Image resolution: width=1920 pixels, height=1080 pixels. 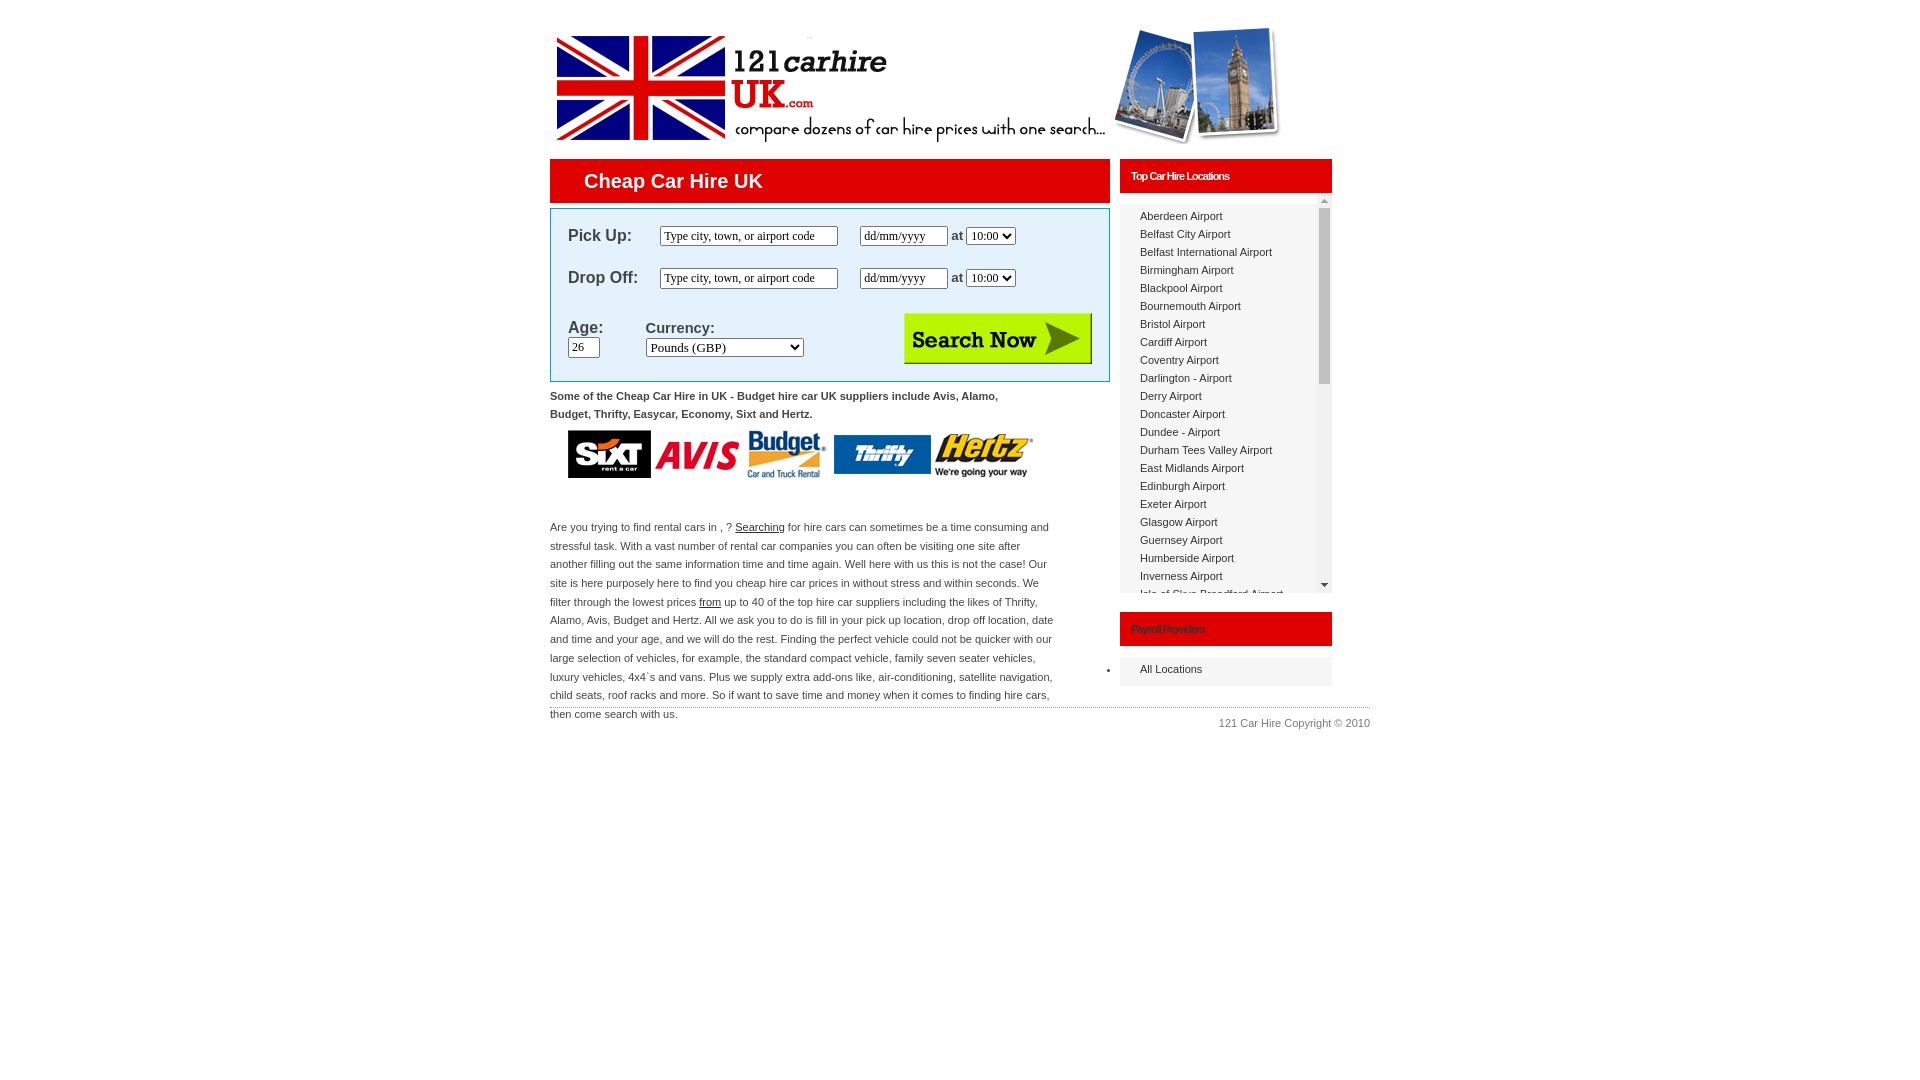 What do you see at coordinates (1204, 250) in the screenshot?
I see `'Belfast International Airport'` at bounding box center [1204, 250].